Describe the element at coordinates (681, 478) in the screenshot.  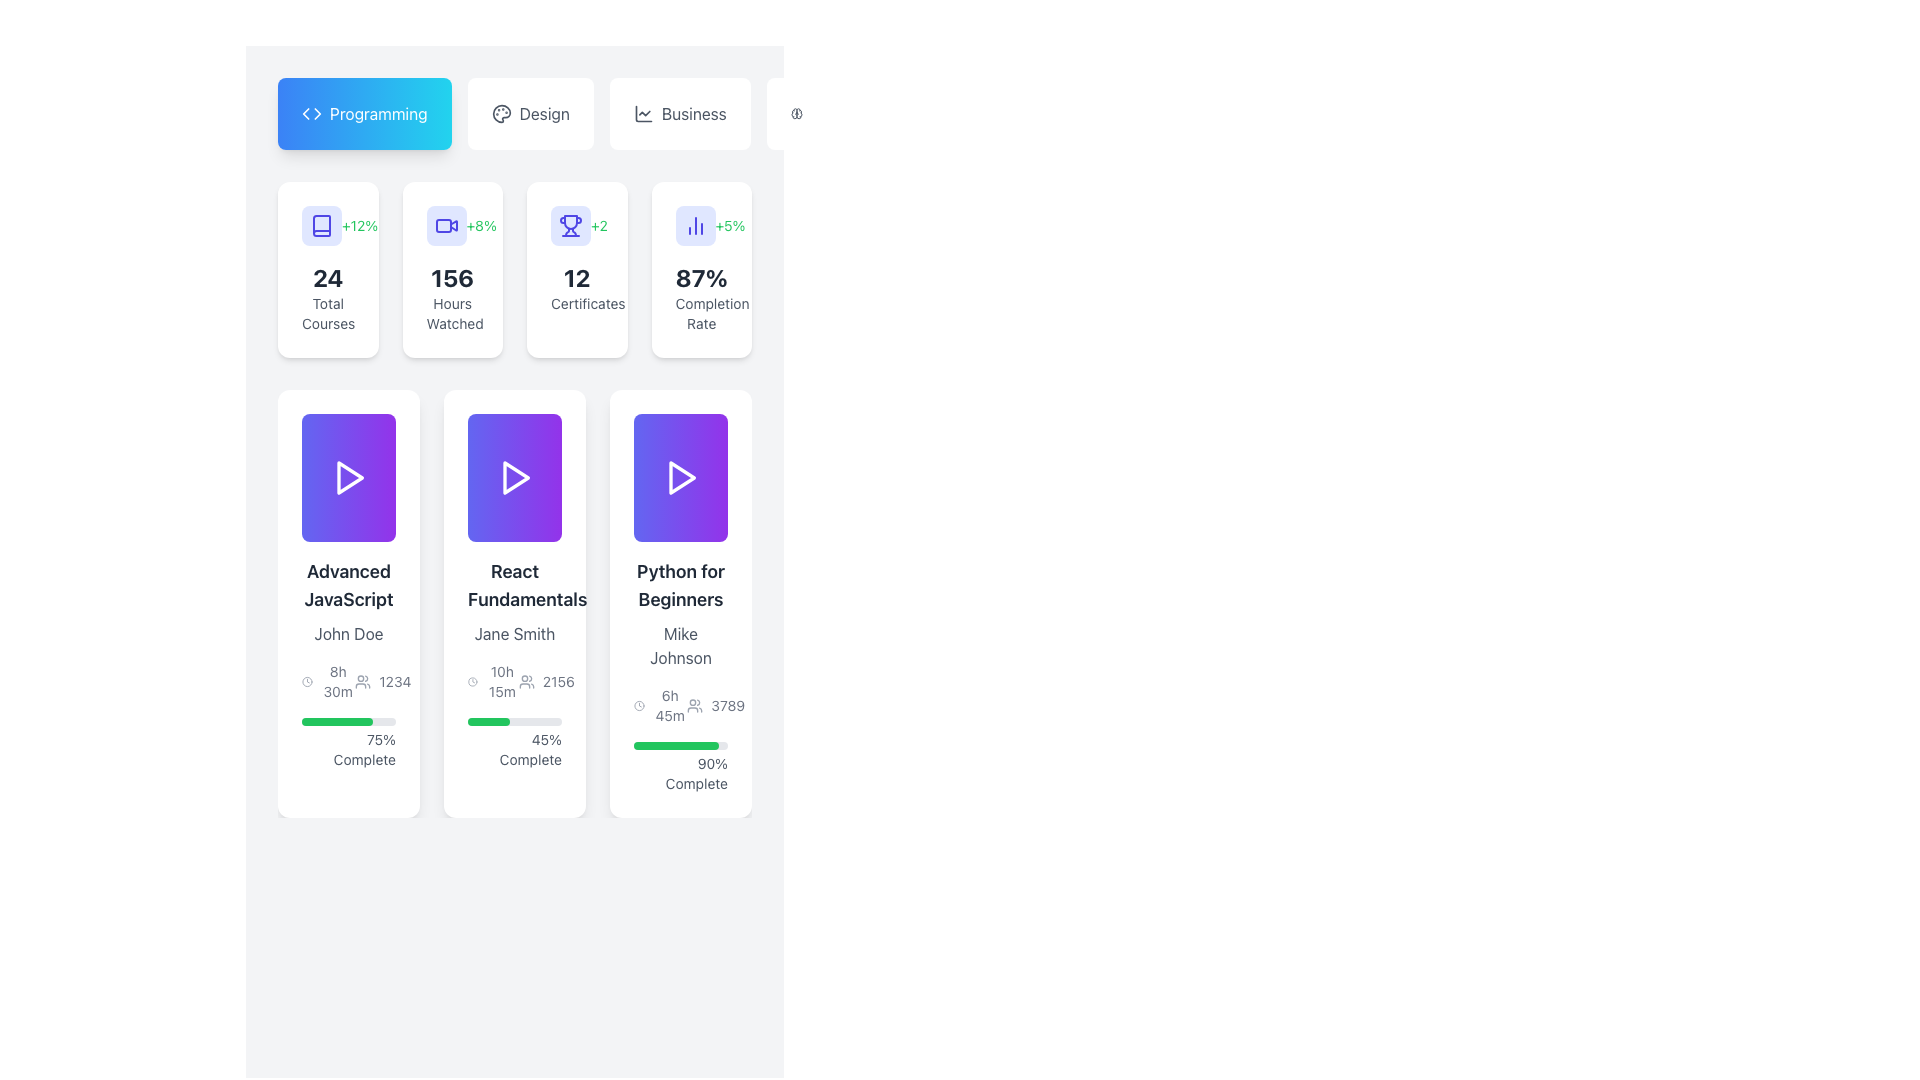
I see `the SVG graphical play button located in the third card labeled 'Python for Beginners'` at that location.